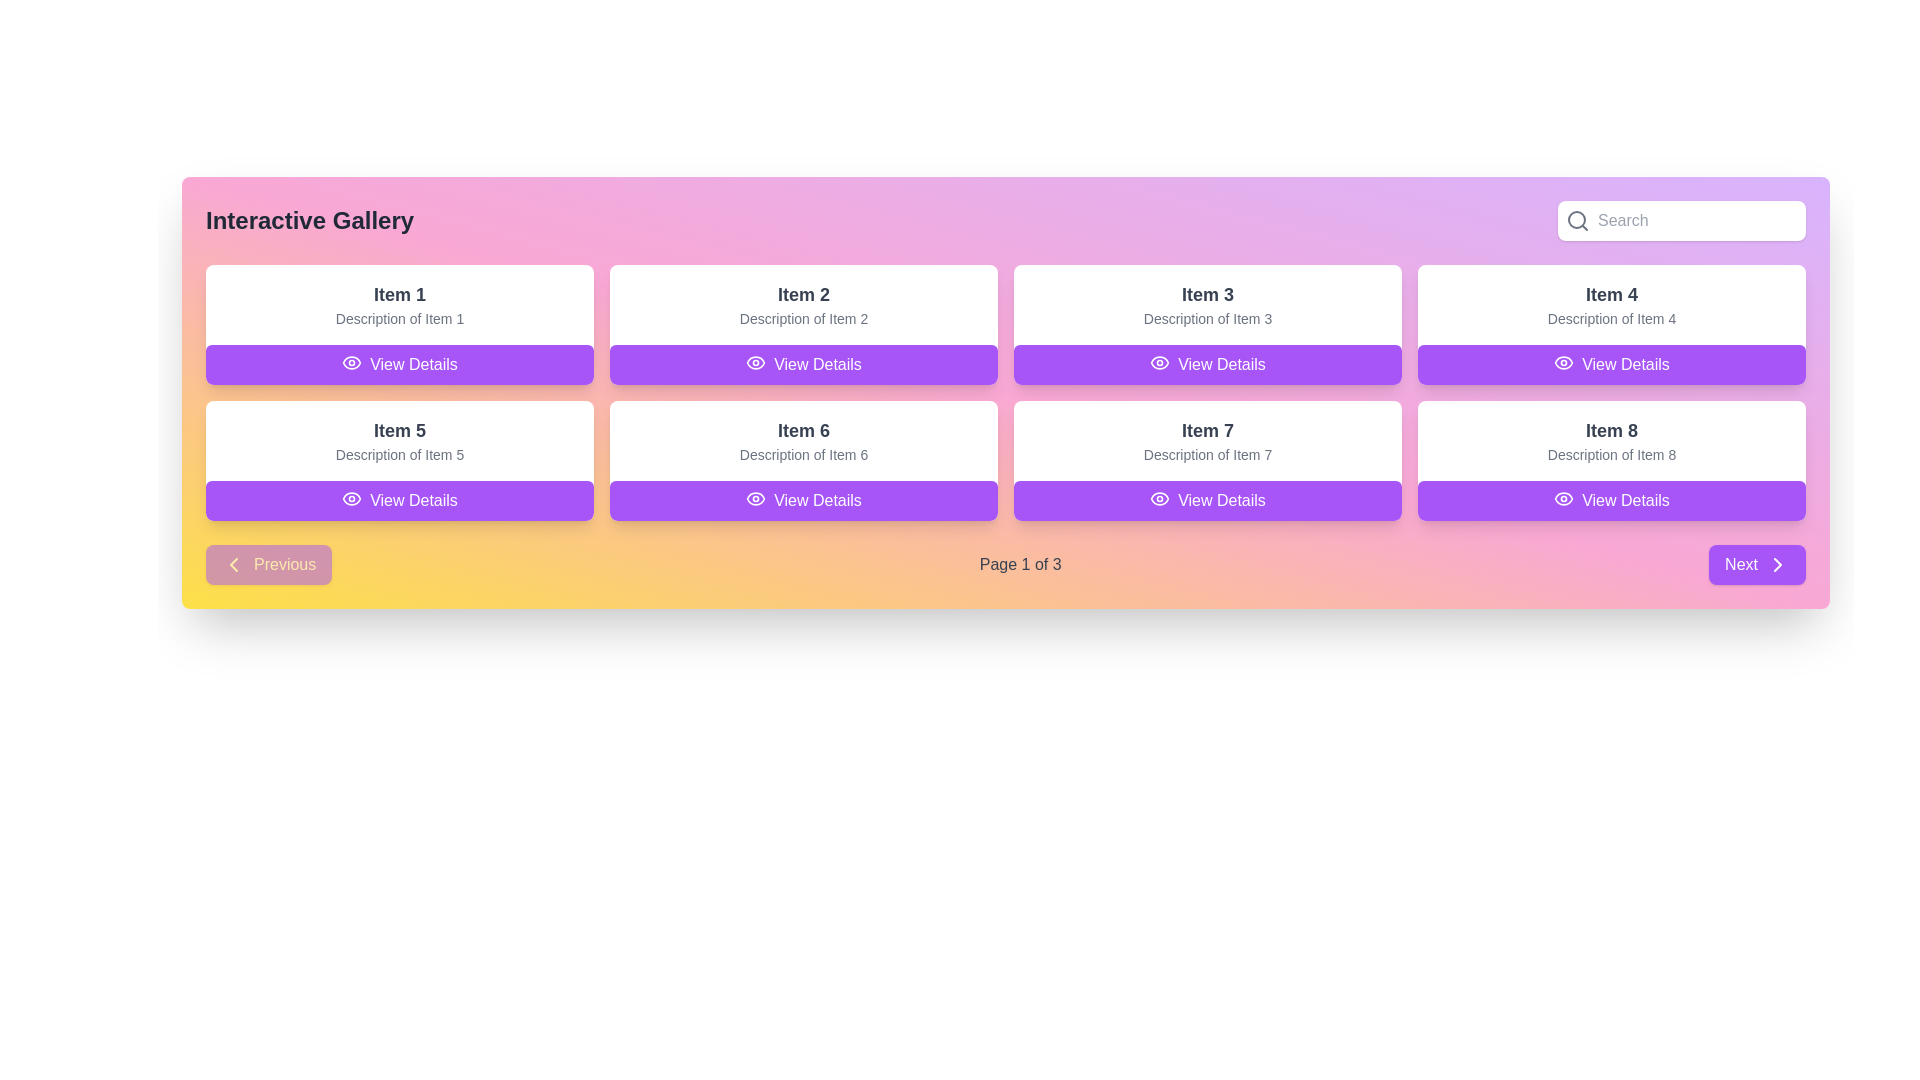 This screenshot has height=1080, width=1920. I want to click on the Information display card that shows details for 'Item 2' located in the first row, second column of the layout grid, so click(804, 304).